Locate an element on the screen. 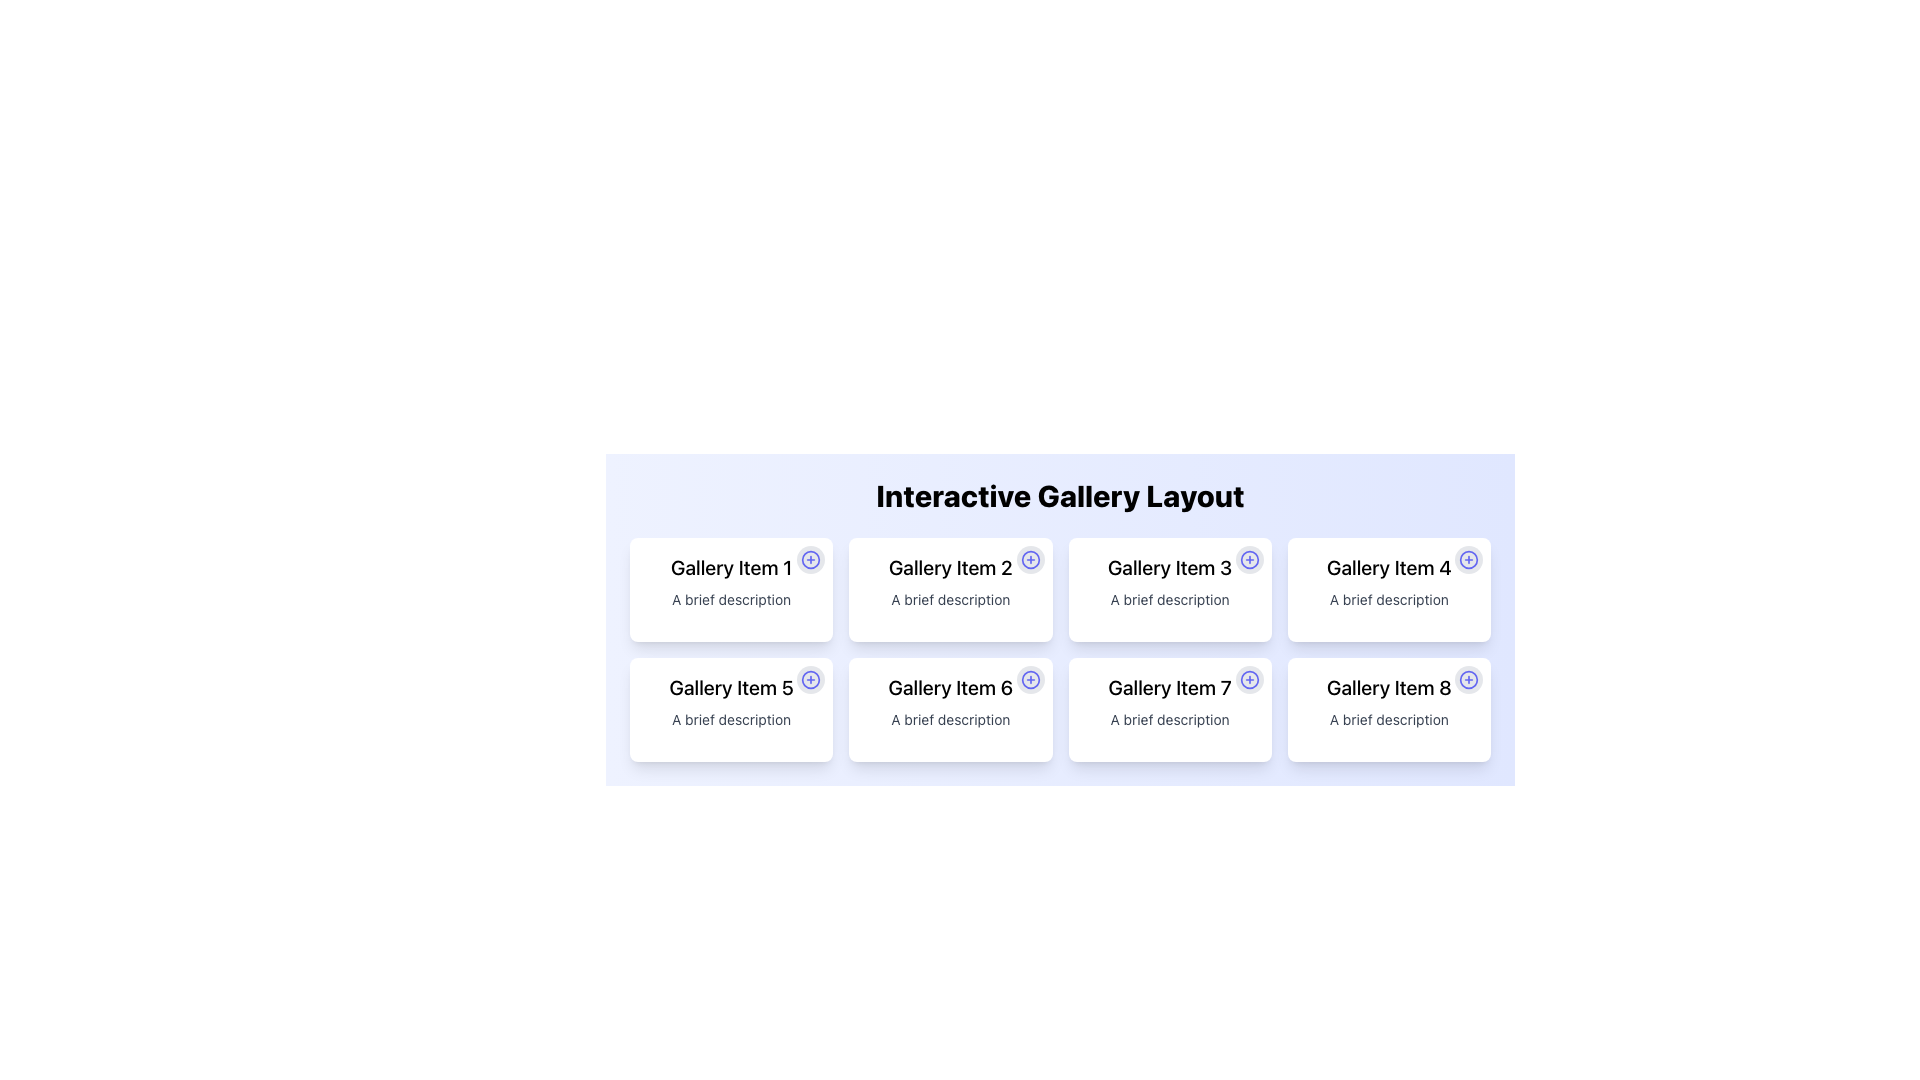  the button located at the top-right corner of the card labeled 'Gallery Item 1' is located at coordinates (811, 559).